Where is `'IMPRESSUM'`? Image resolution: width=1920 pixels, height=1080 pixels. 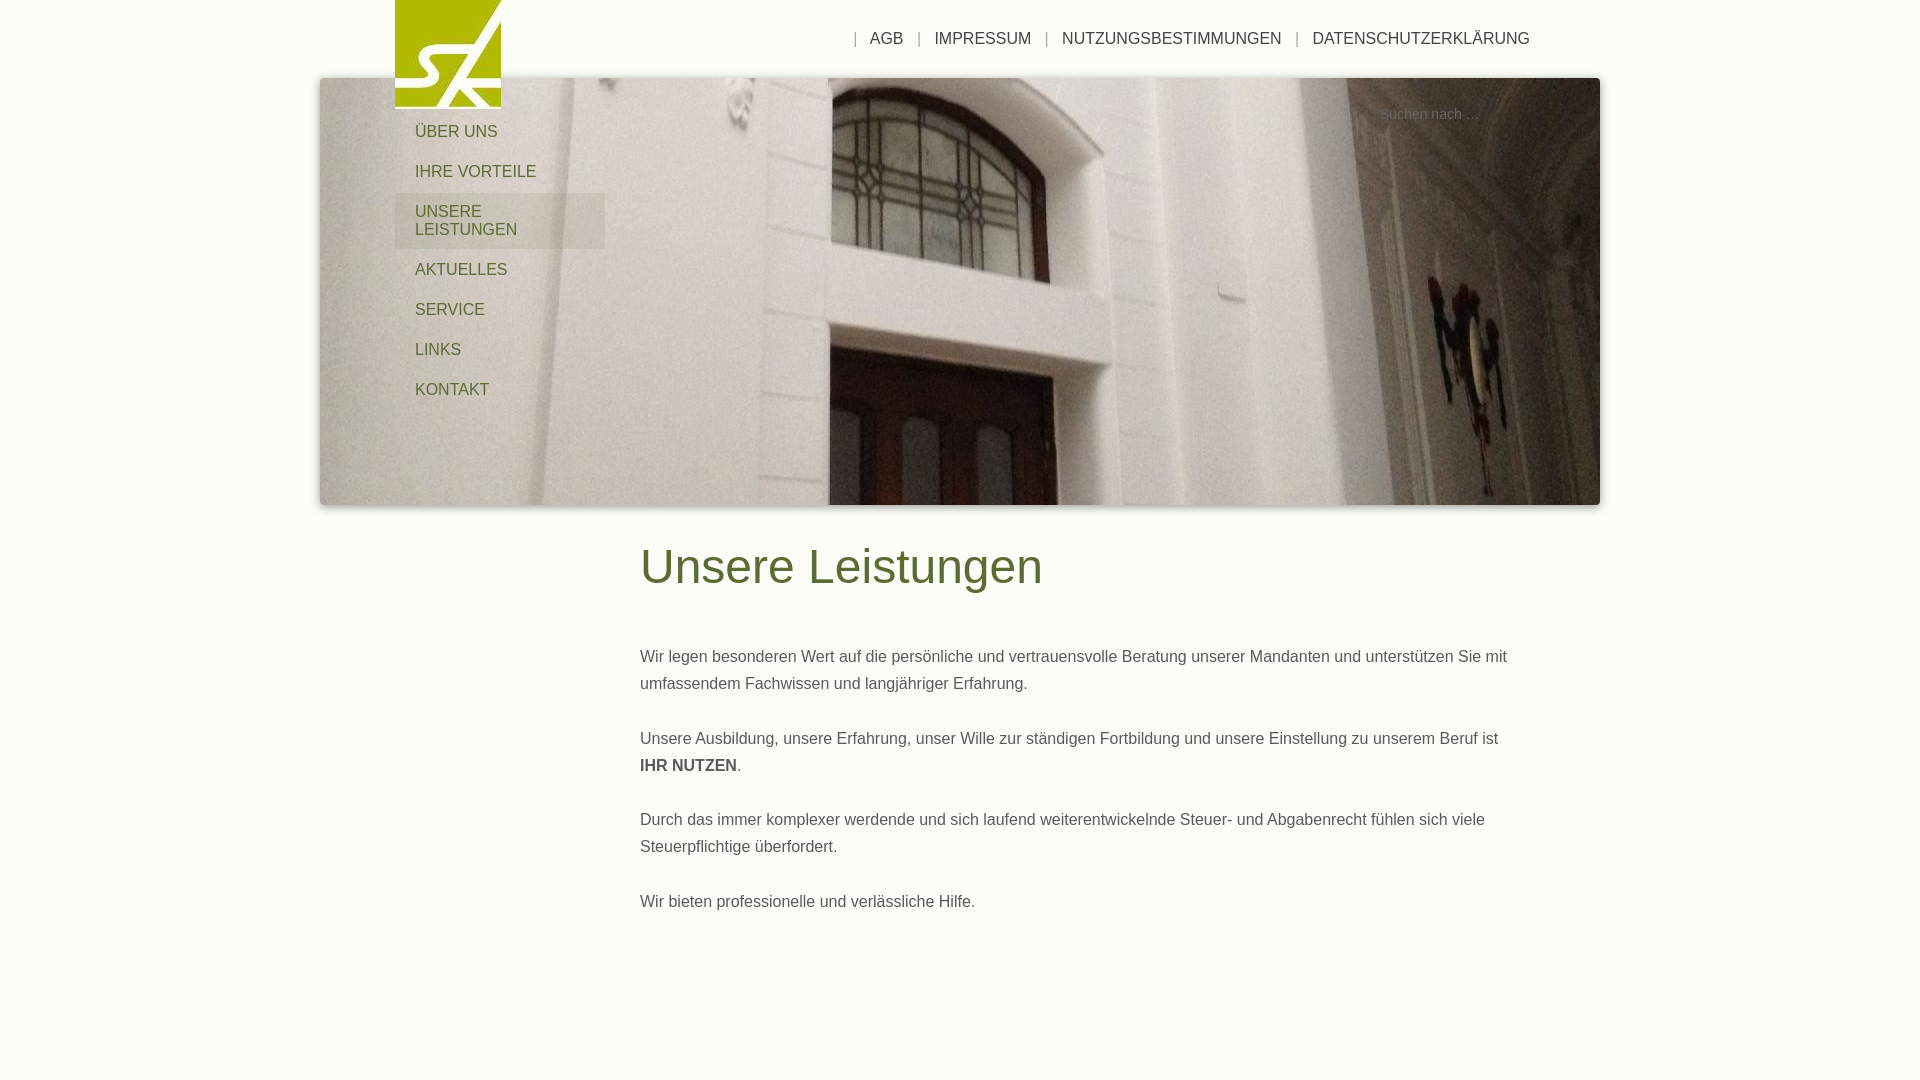
'IMPRESSUM' is located at coordinates (933, 38).